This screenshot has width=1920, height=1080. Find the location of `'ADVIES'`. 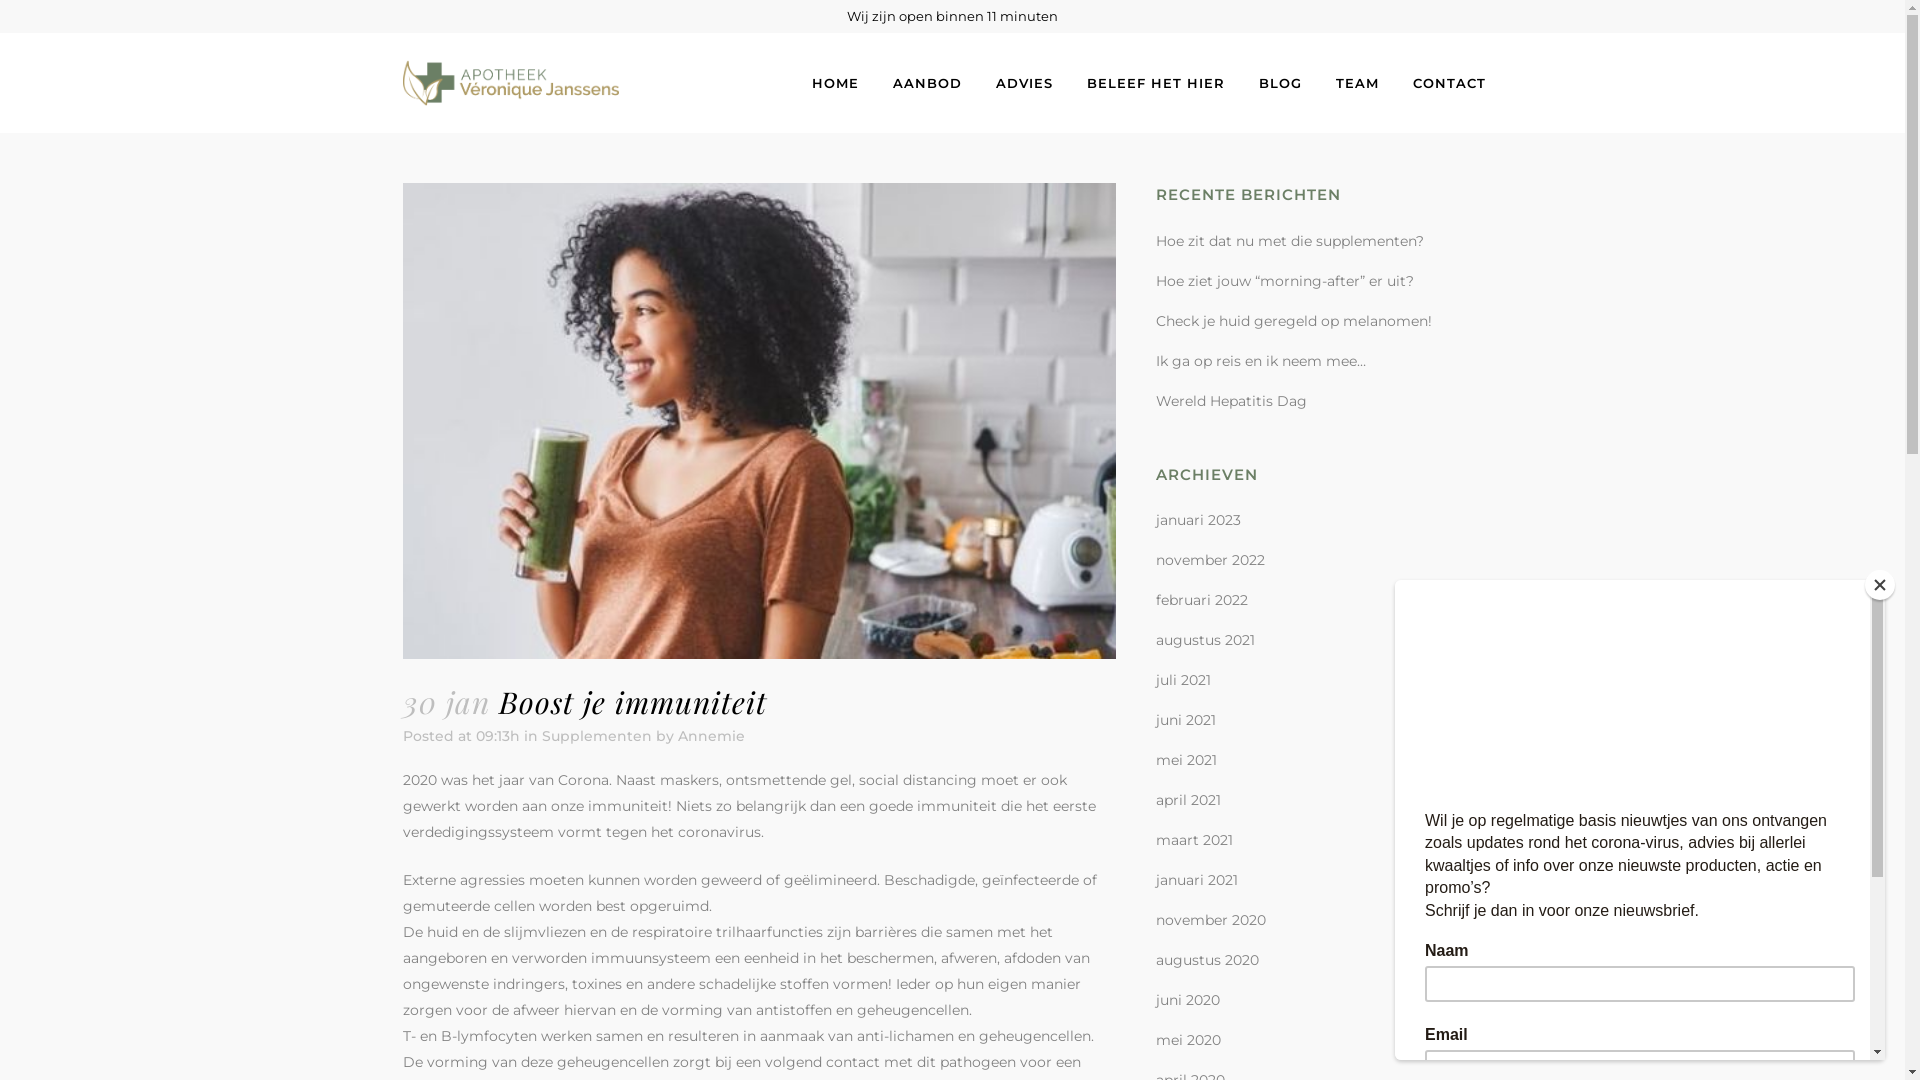

'ADVIES' is located at coordinates (1023, 82).